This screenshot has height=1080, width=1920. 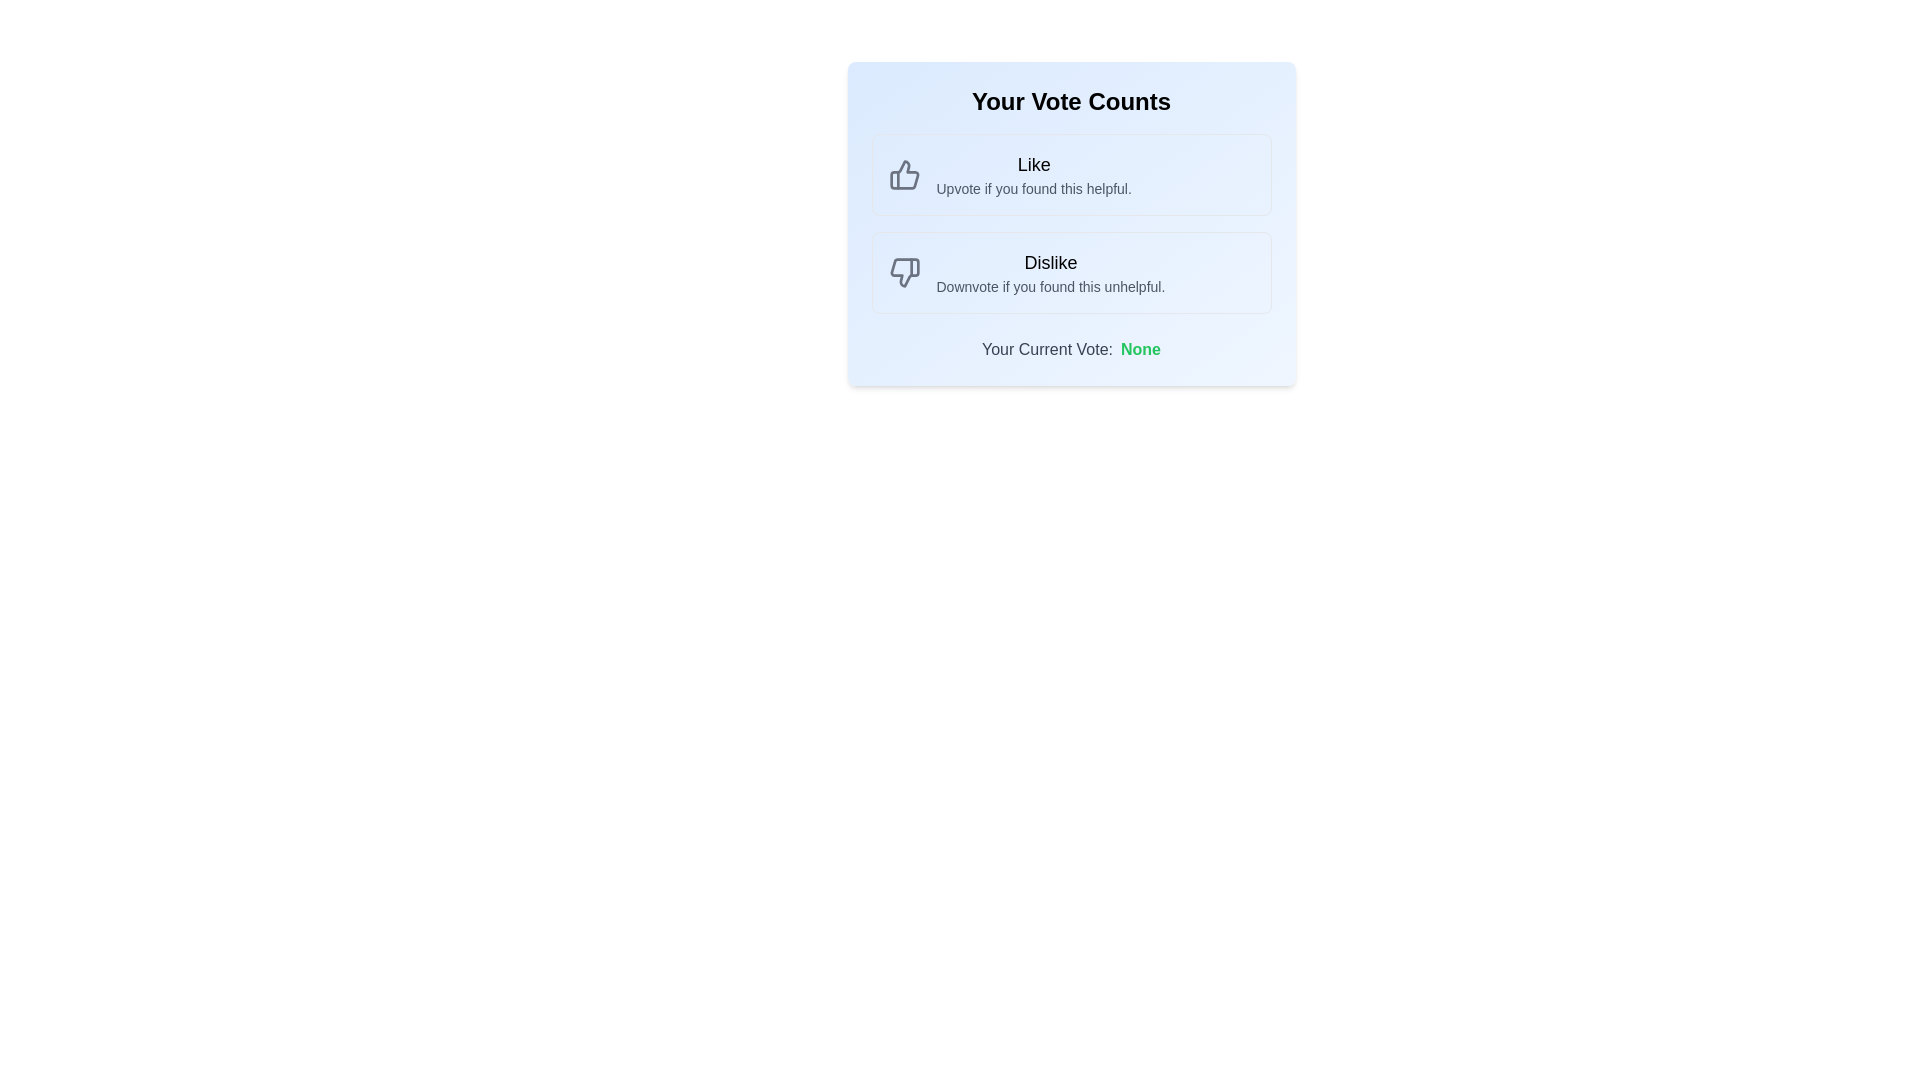 I want to click on the 'Like' text label indicating the option to like content, located at the top of the voting card structure, so click(x=1034, y=164).